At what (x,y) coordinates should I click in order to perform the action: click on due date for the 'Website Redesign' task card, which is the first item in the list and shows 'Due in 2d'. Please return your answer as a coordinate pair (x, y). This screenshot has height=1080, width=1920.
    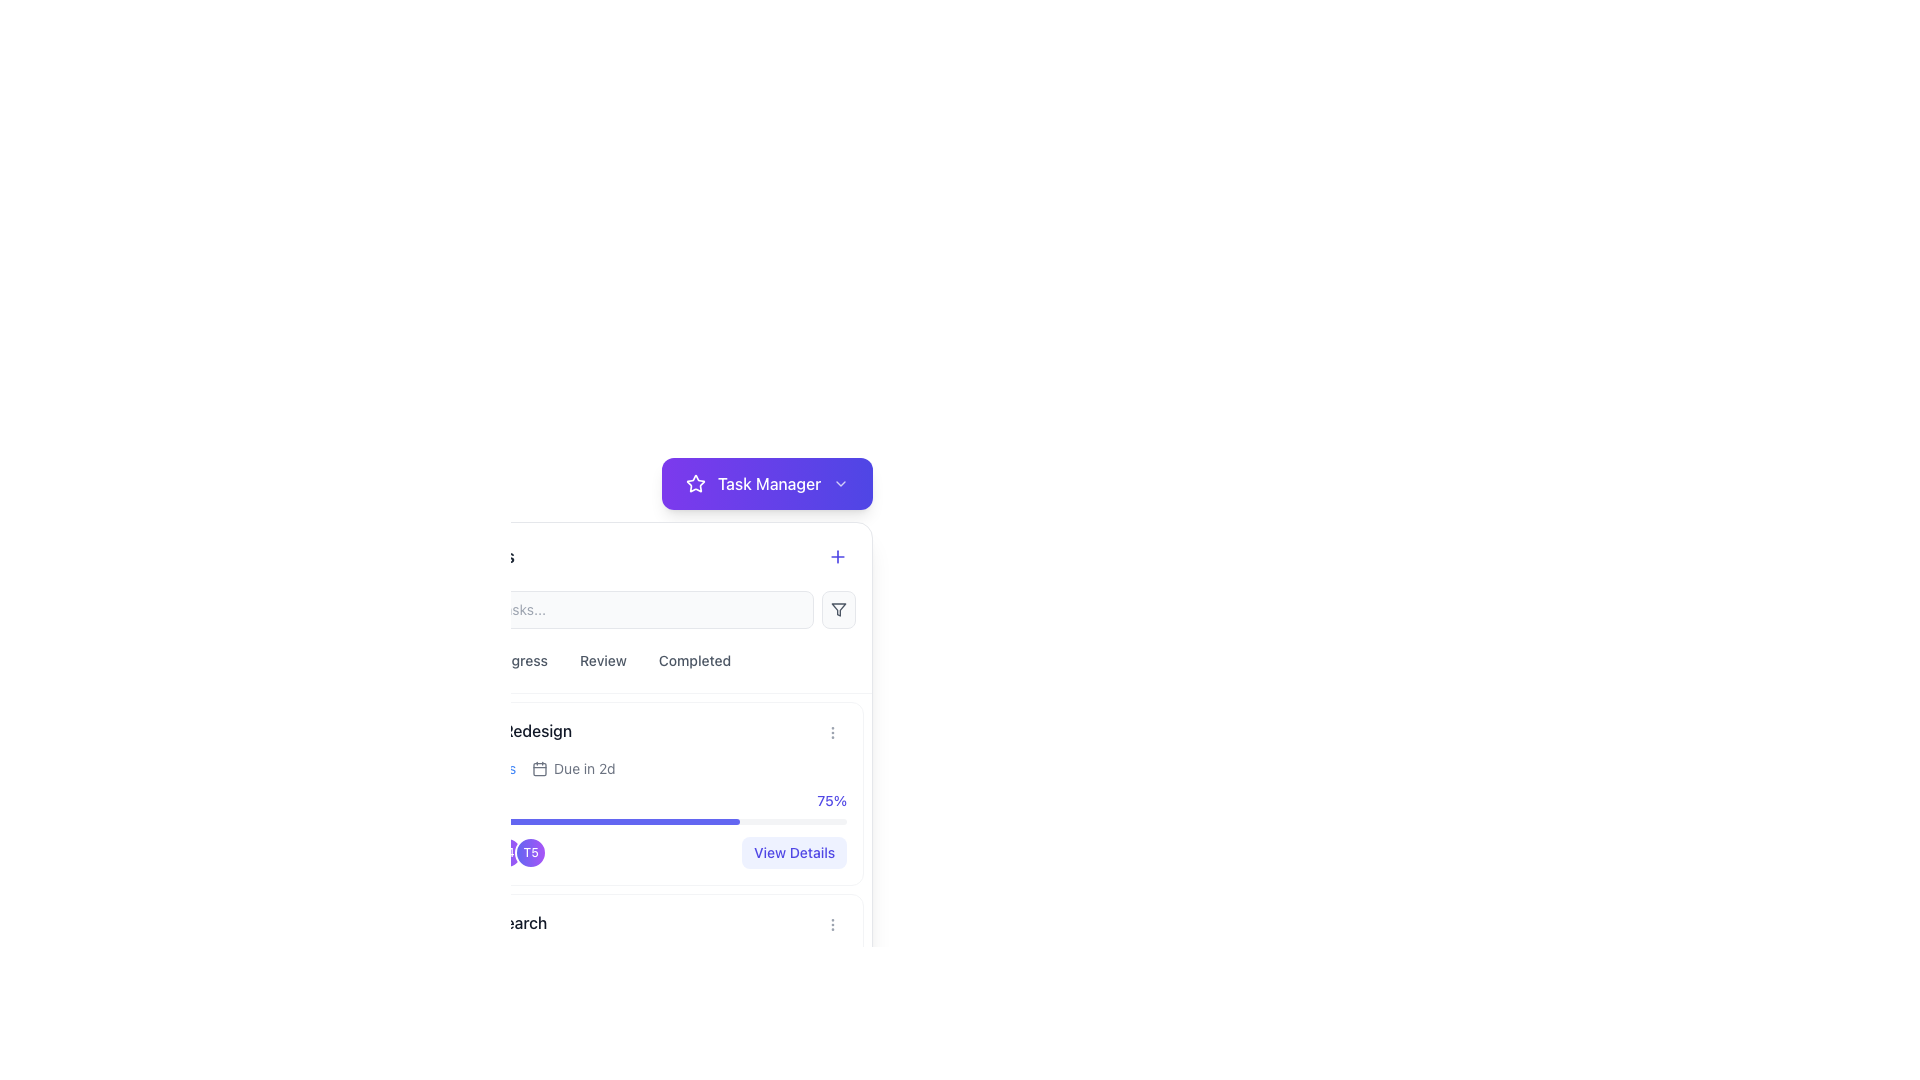
    Looking at the image, I should click on (632, 793).